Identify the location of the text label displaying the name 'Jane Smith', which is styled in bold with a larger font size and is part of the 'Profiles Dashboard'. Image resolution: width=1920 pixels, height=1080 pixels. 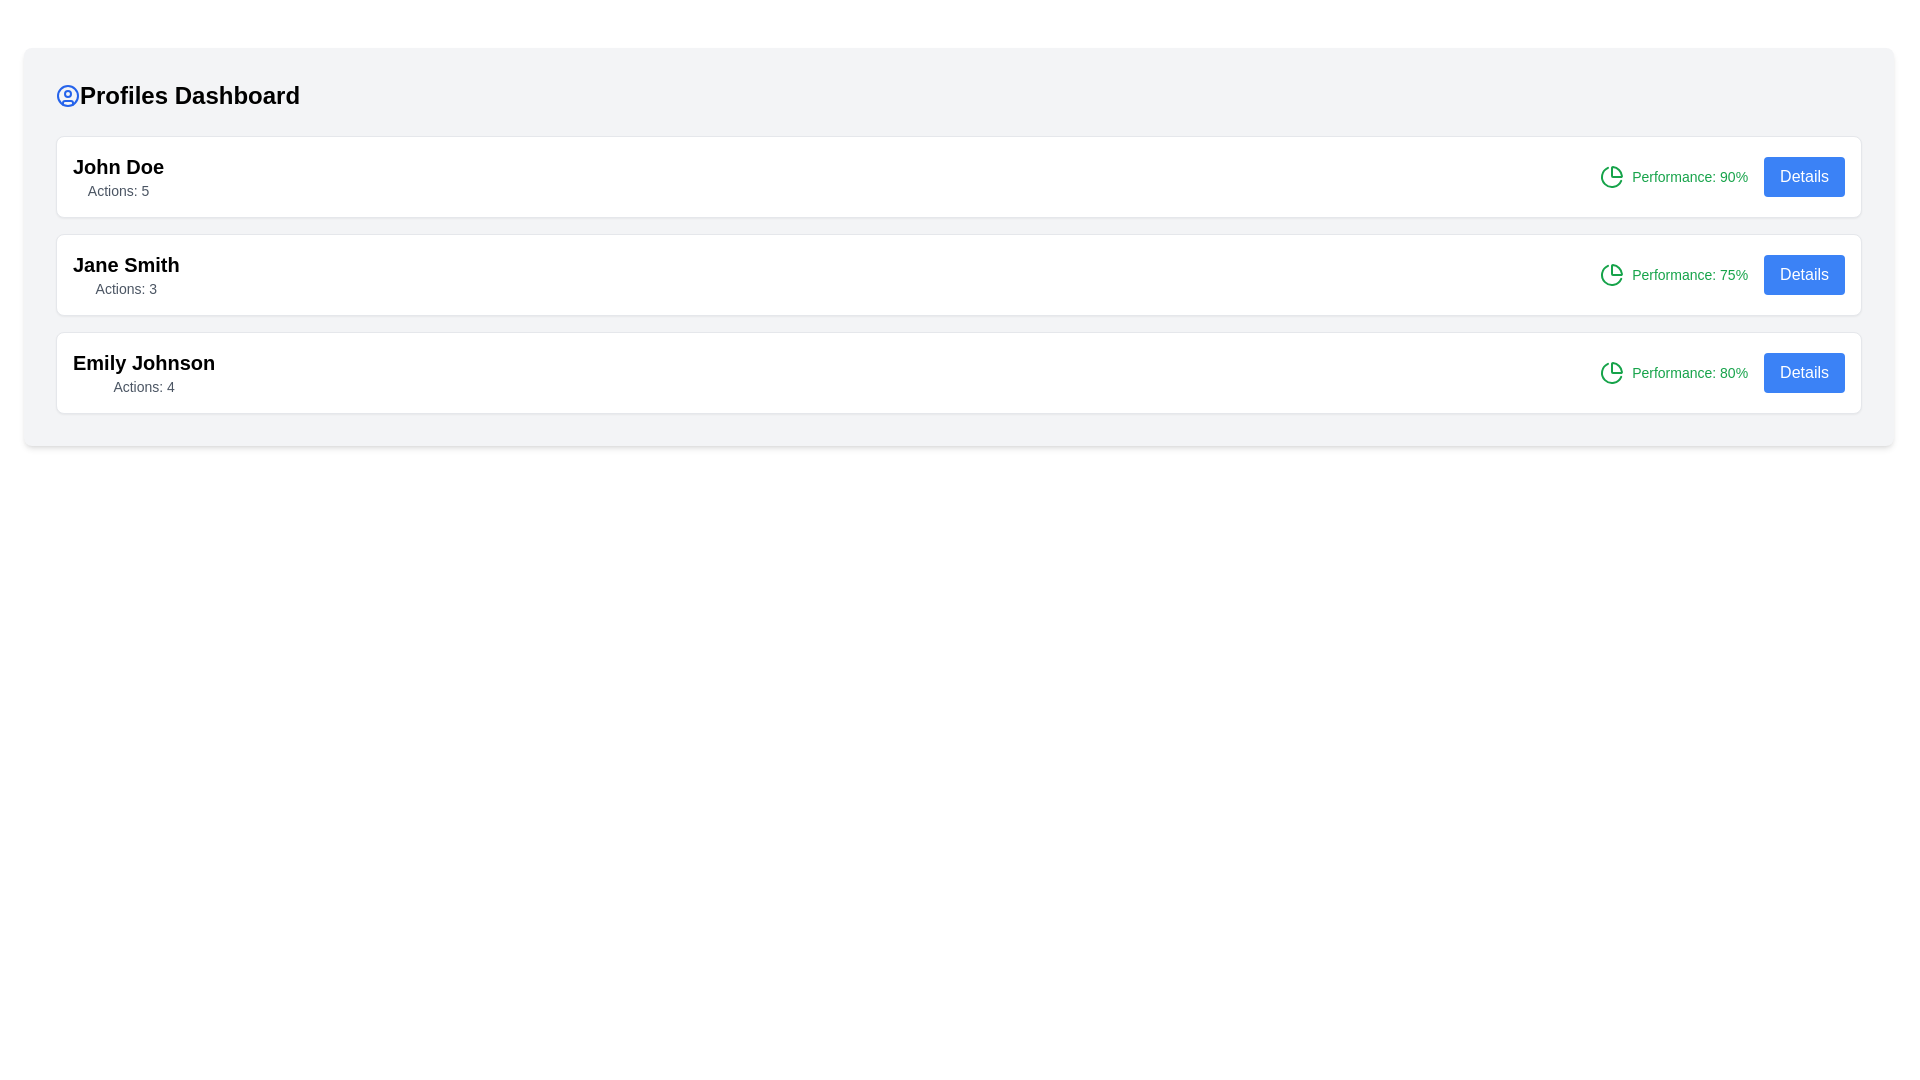
(125, 264).